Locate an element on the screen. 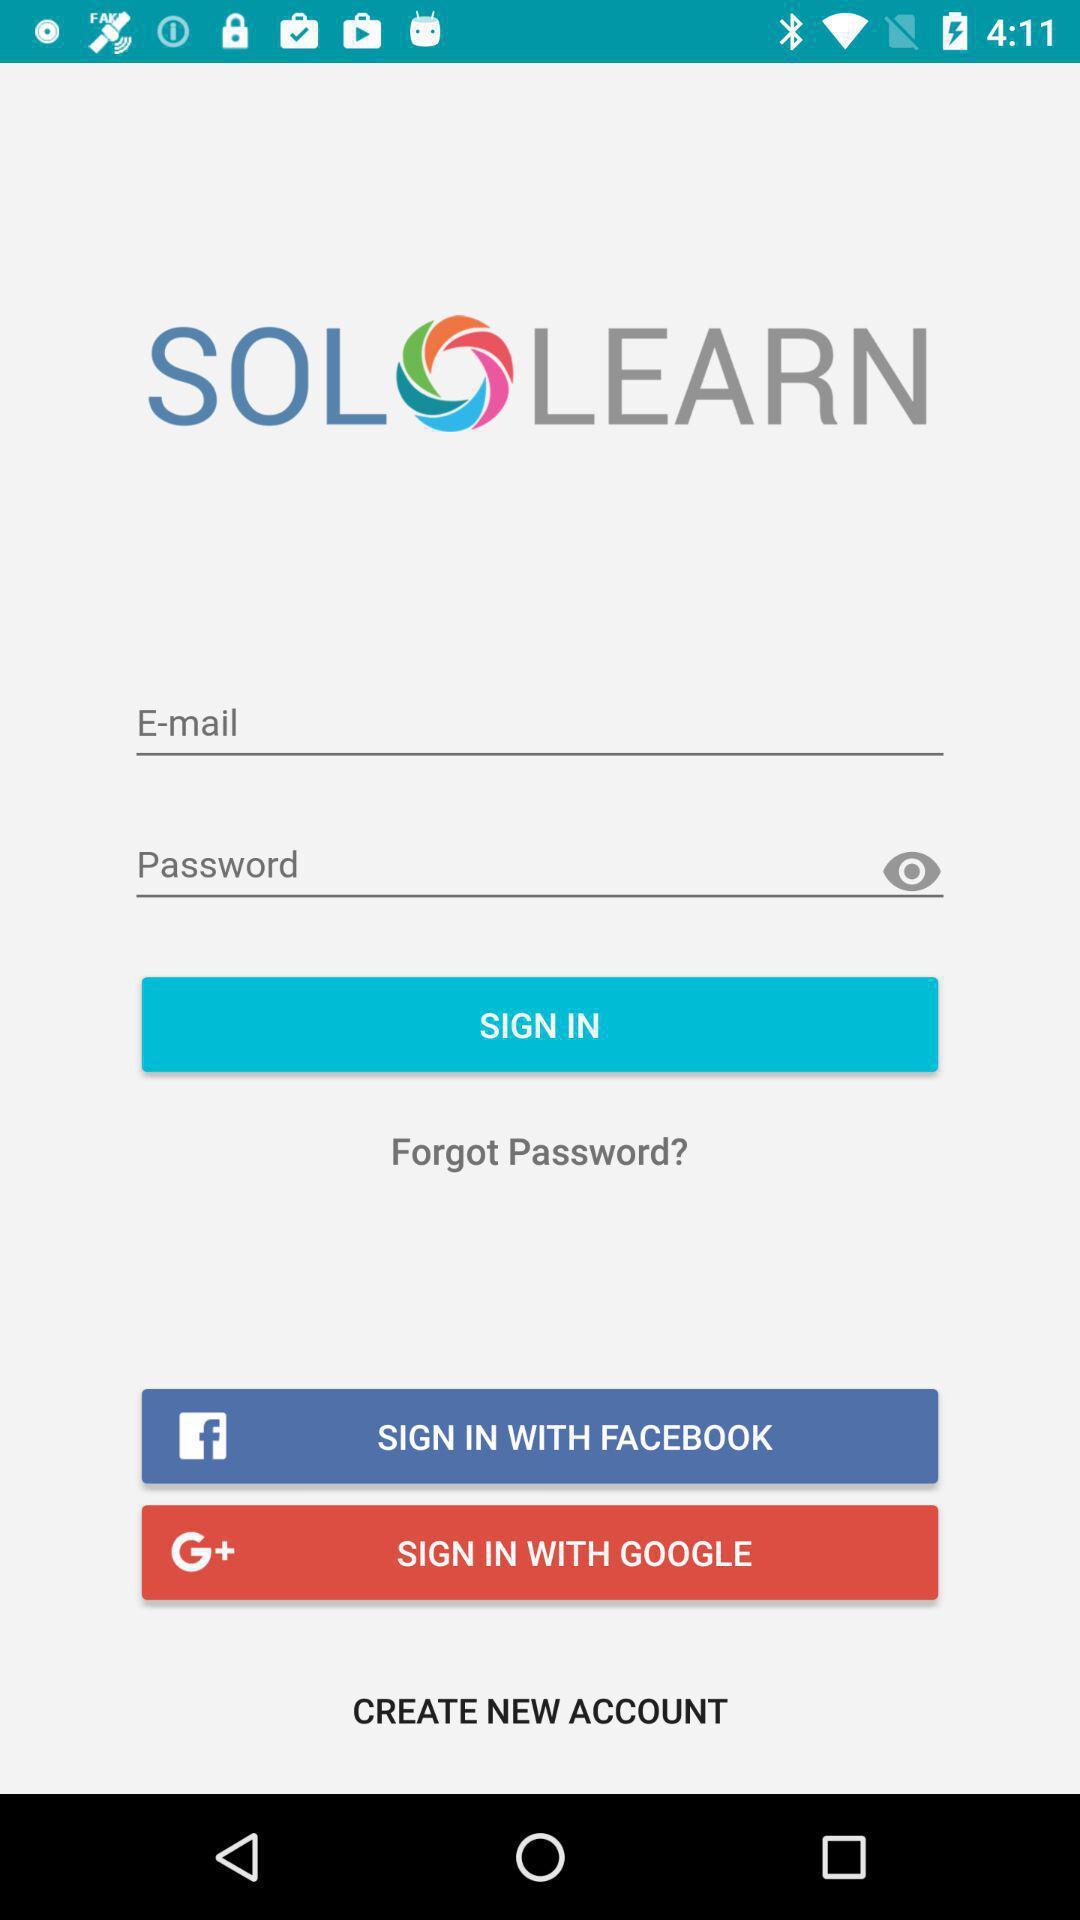  email textbox is located at coordinates (540, 723).